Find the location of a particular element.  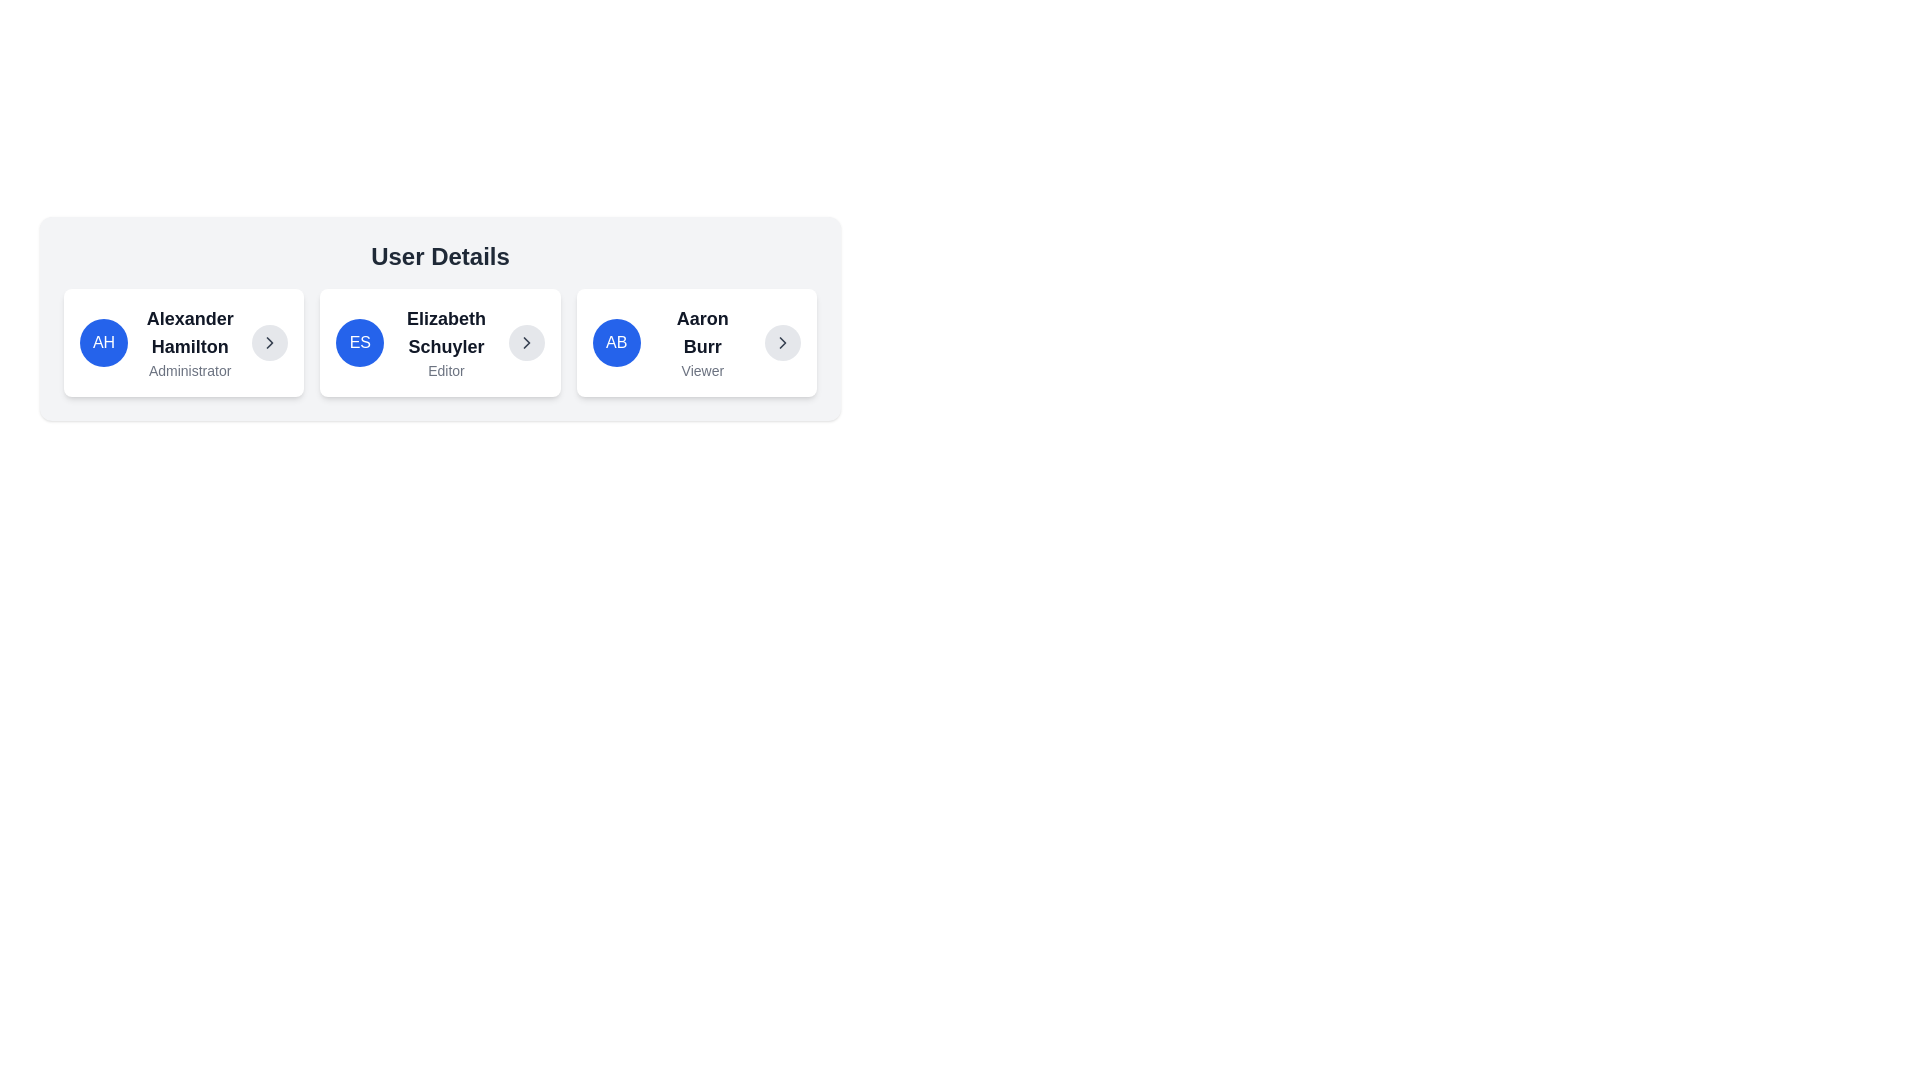

the 'Viewer' text label, which is styled in a small light gray font and located below the bold 'Aaron Burr' title in the user card interface is located at coordinates (702, 370).